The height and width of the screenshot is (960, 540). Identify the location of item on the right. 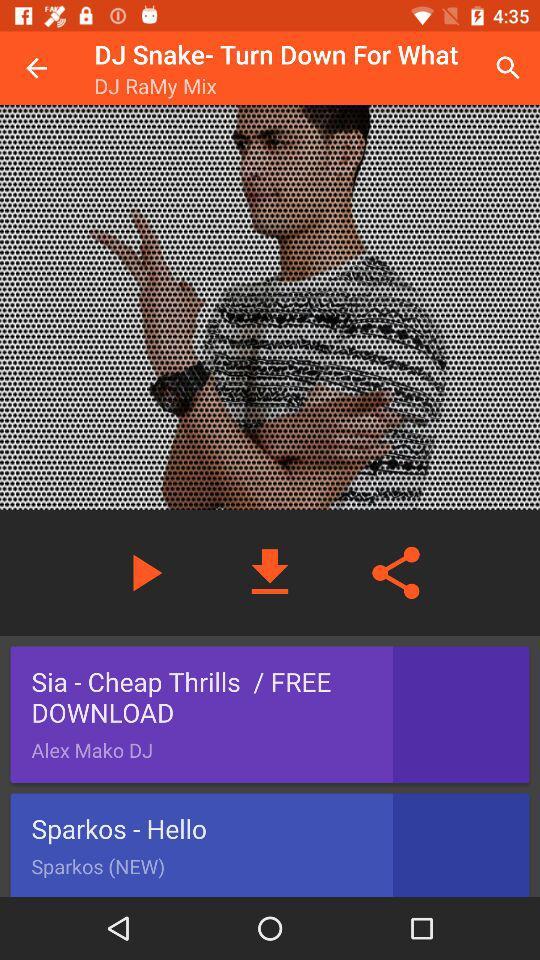
(395, 573).